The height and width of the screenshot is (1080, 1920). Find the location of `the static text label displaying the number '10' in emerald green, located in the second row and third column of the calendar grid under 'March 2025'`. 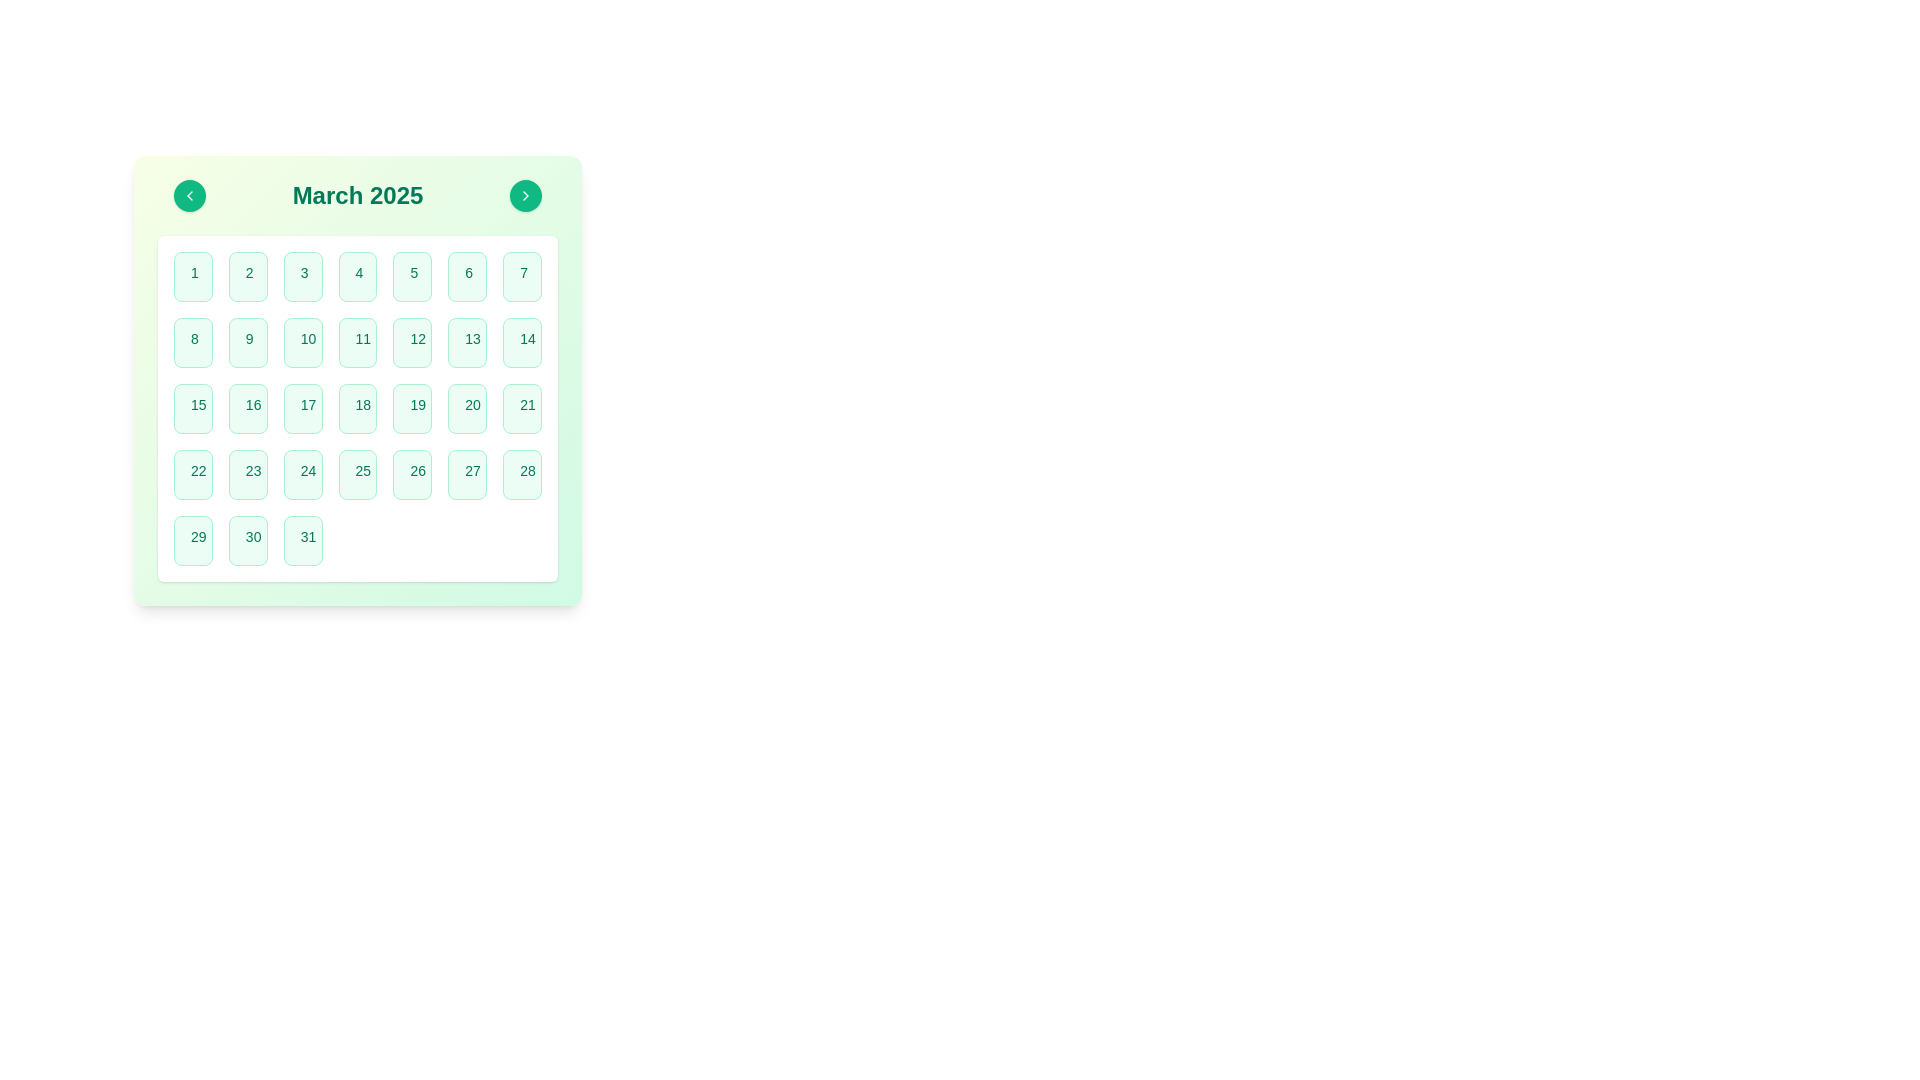

the static text label displaying the number '10' in emerald green, located in the second row and third column of the calendar grid under 'March 2025' is located at coordinates (307, 338).